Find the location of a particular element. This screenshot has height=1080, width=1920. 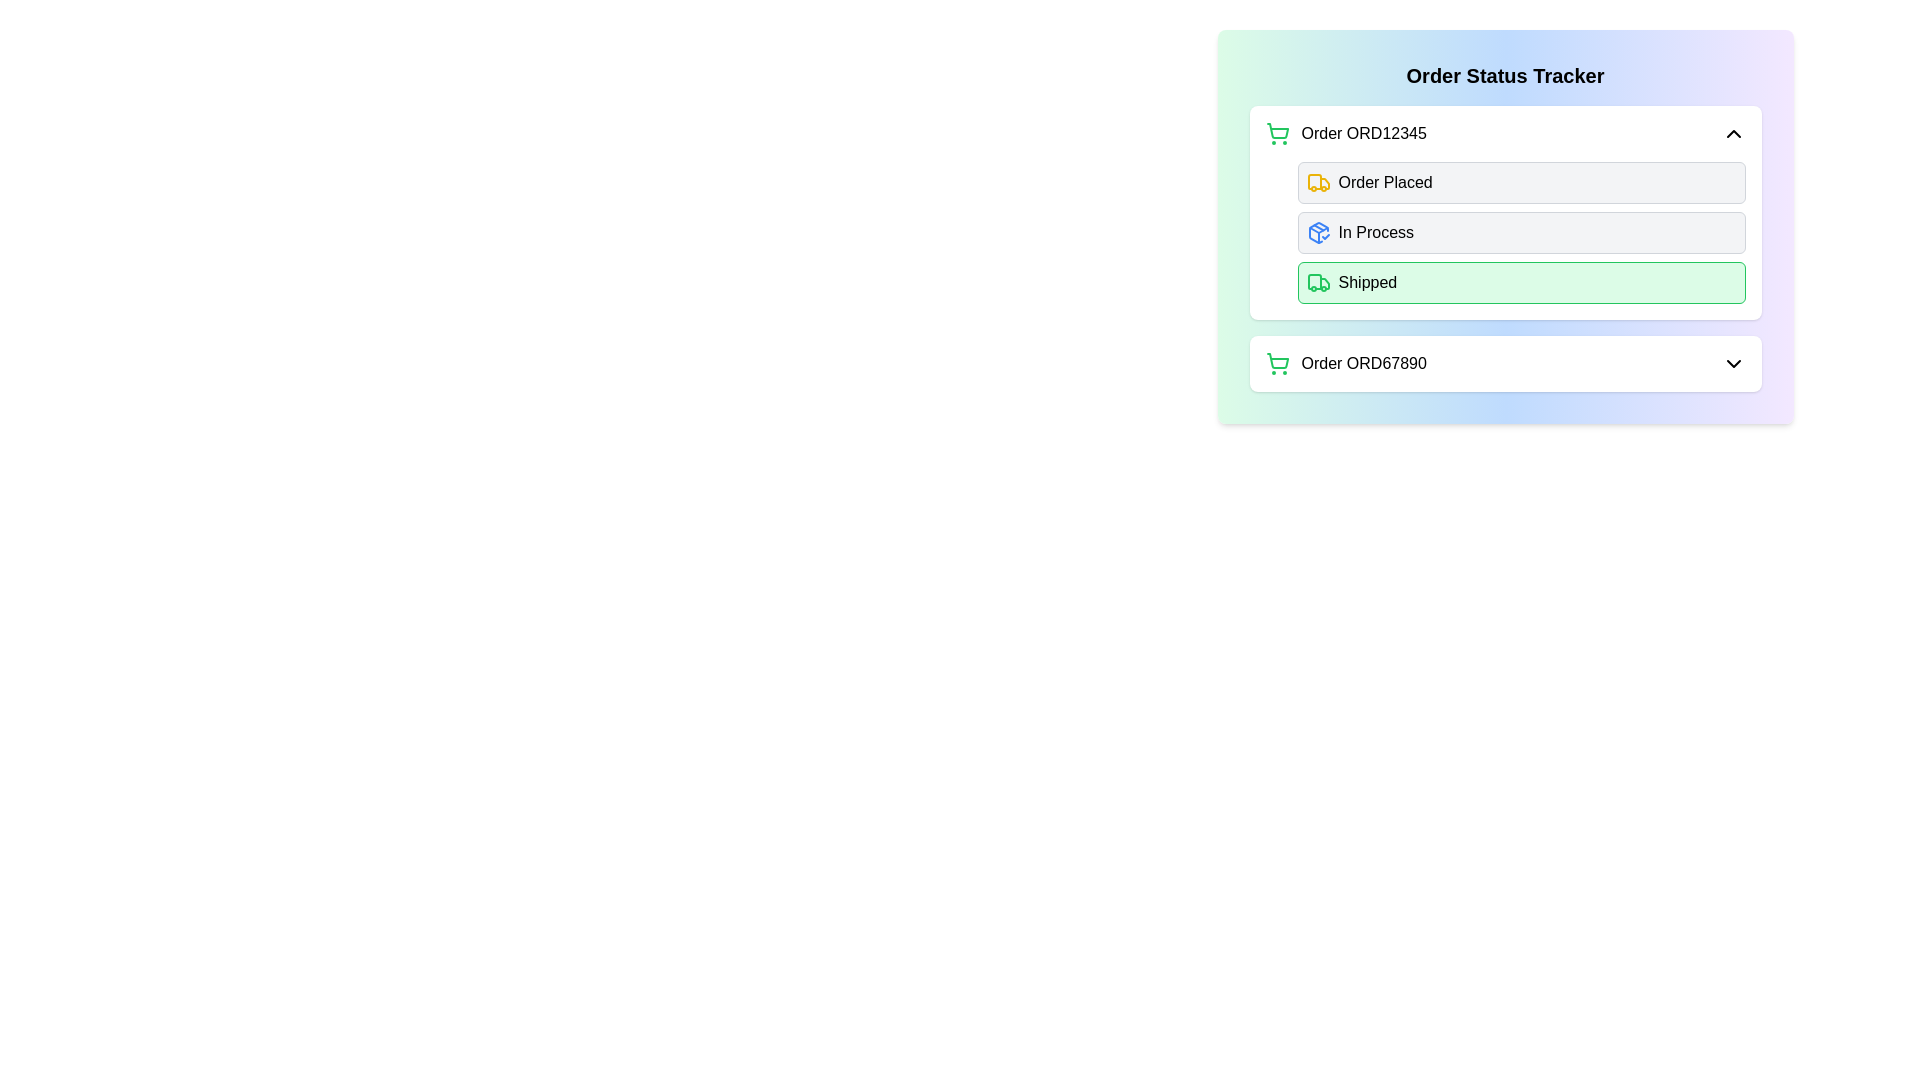

the status of a specific milestone by selecting the milestone Shipped is located at coordinates (1318, 282).